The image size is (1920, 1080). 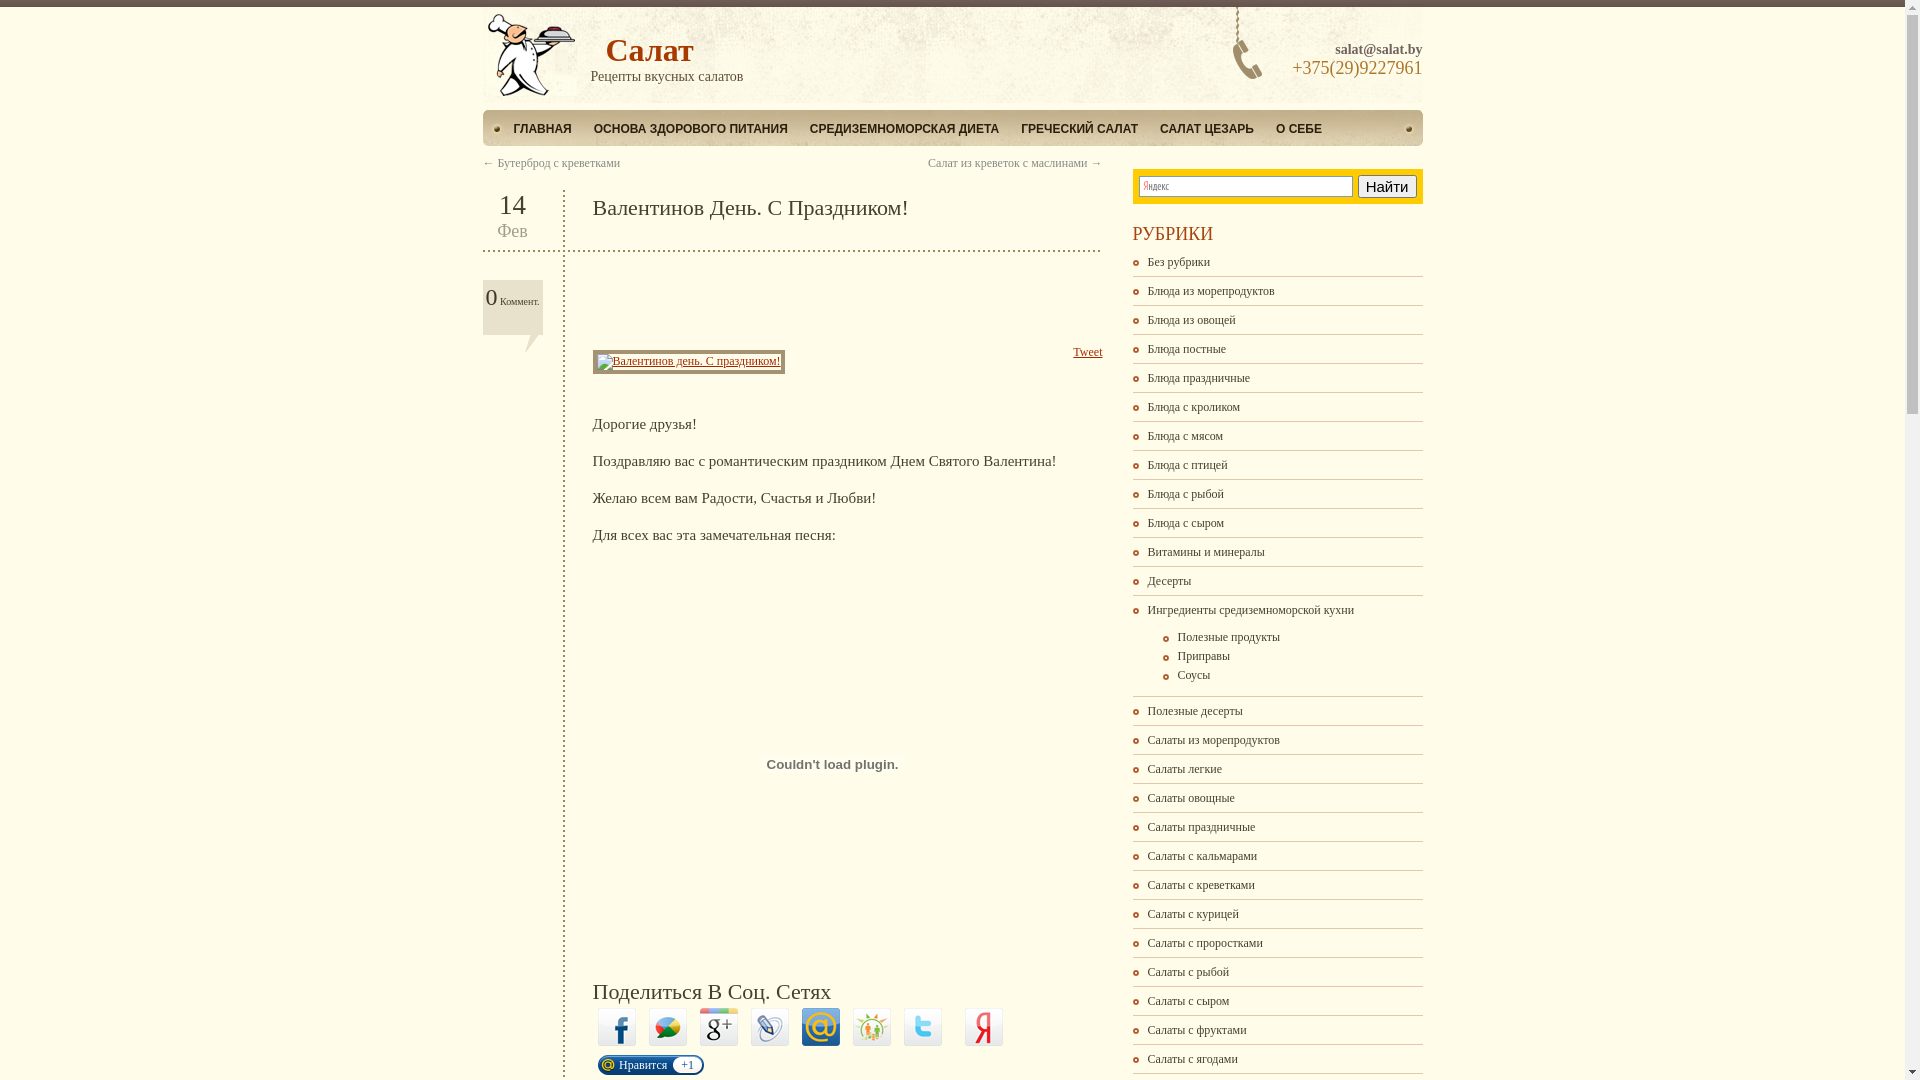 I want to click on '0', so click(x=490, y=297).